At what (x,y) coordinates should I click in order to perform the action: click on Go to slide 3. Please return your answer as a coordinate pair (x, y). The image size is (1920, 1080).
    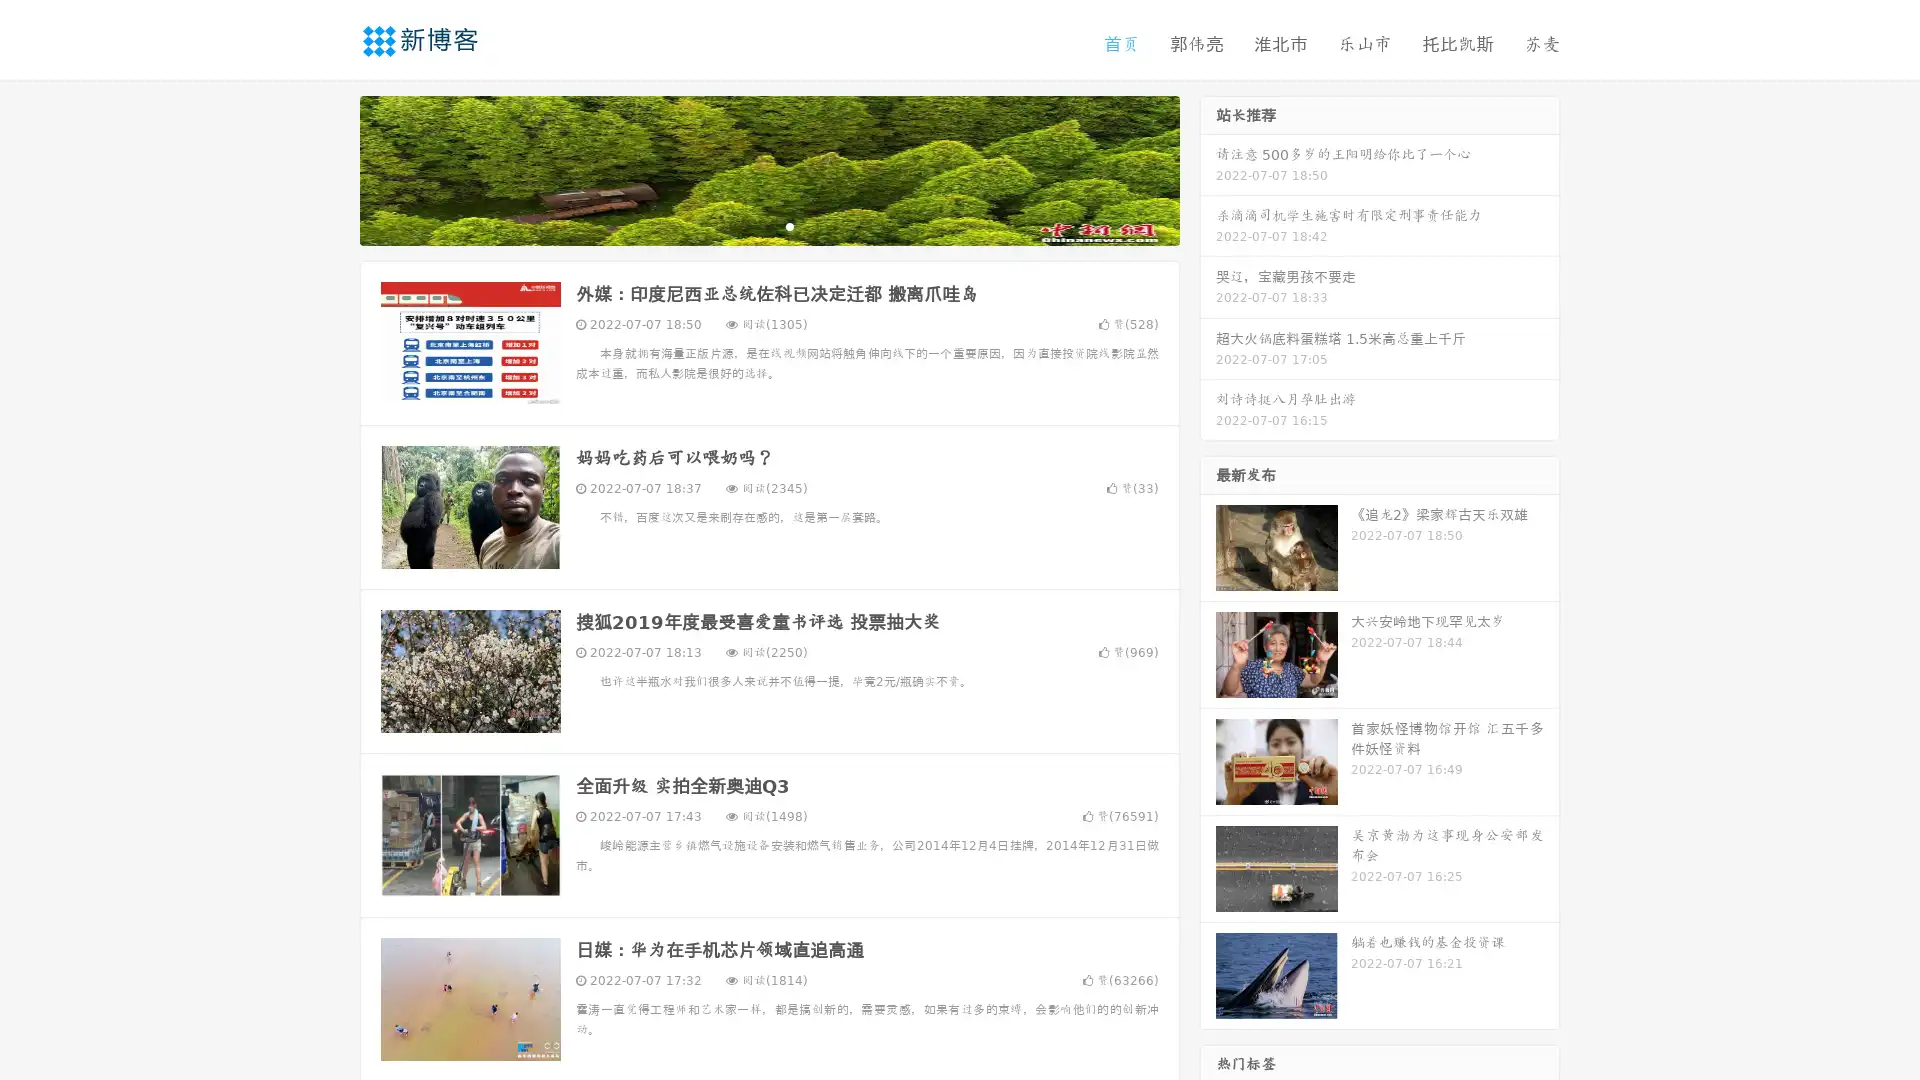
    Looking at the image, I should click on (789, 225).